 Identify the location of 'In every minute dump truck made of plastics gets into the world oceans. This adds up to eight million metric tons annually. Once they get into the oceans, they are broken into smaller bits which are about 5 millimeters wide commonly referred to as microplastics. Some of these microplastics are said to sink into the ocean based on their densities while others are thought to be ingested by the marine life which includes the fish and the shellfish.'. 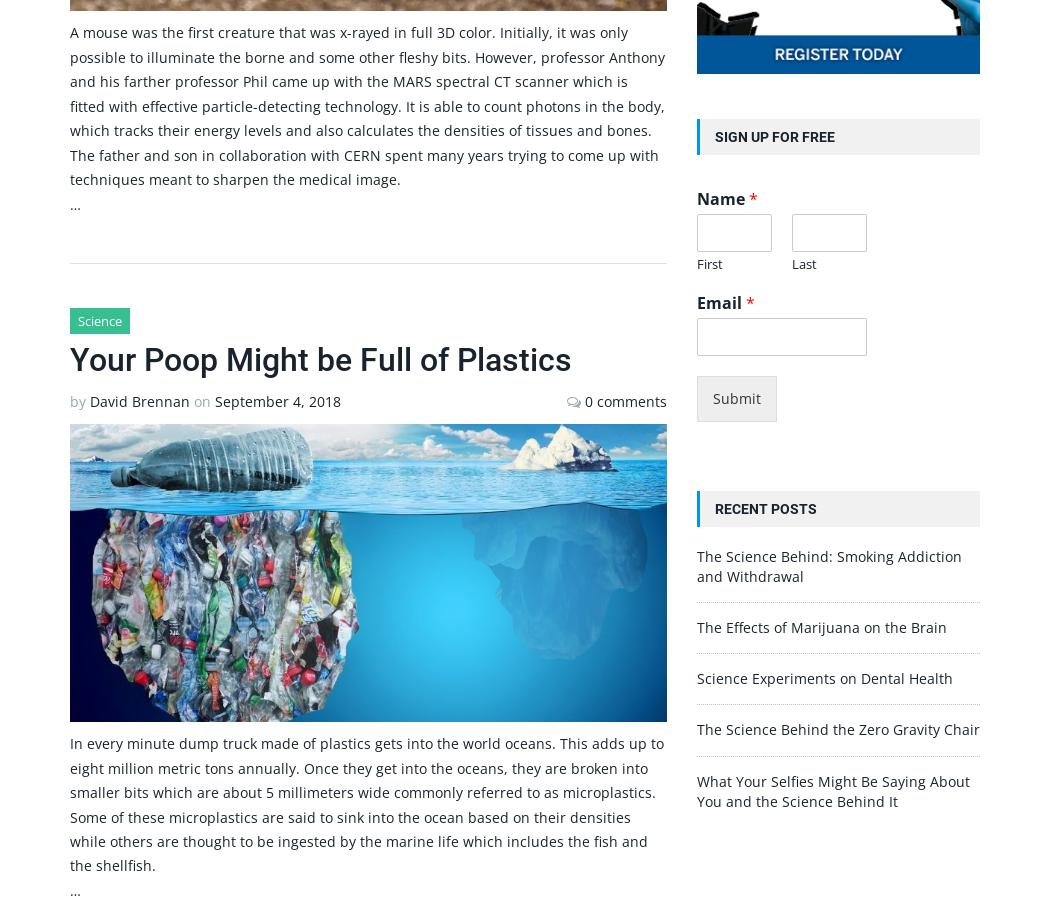
(69, 804).